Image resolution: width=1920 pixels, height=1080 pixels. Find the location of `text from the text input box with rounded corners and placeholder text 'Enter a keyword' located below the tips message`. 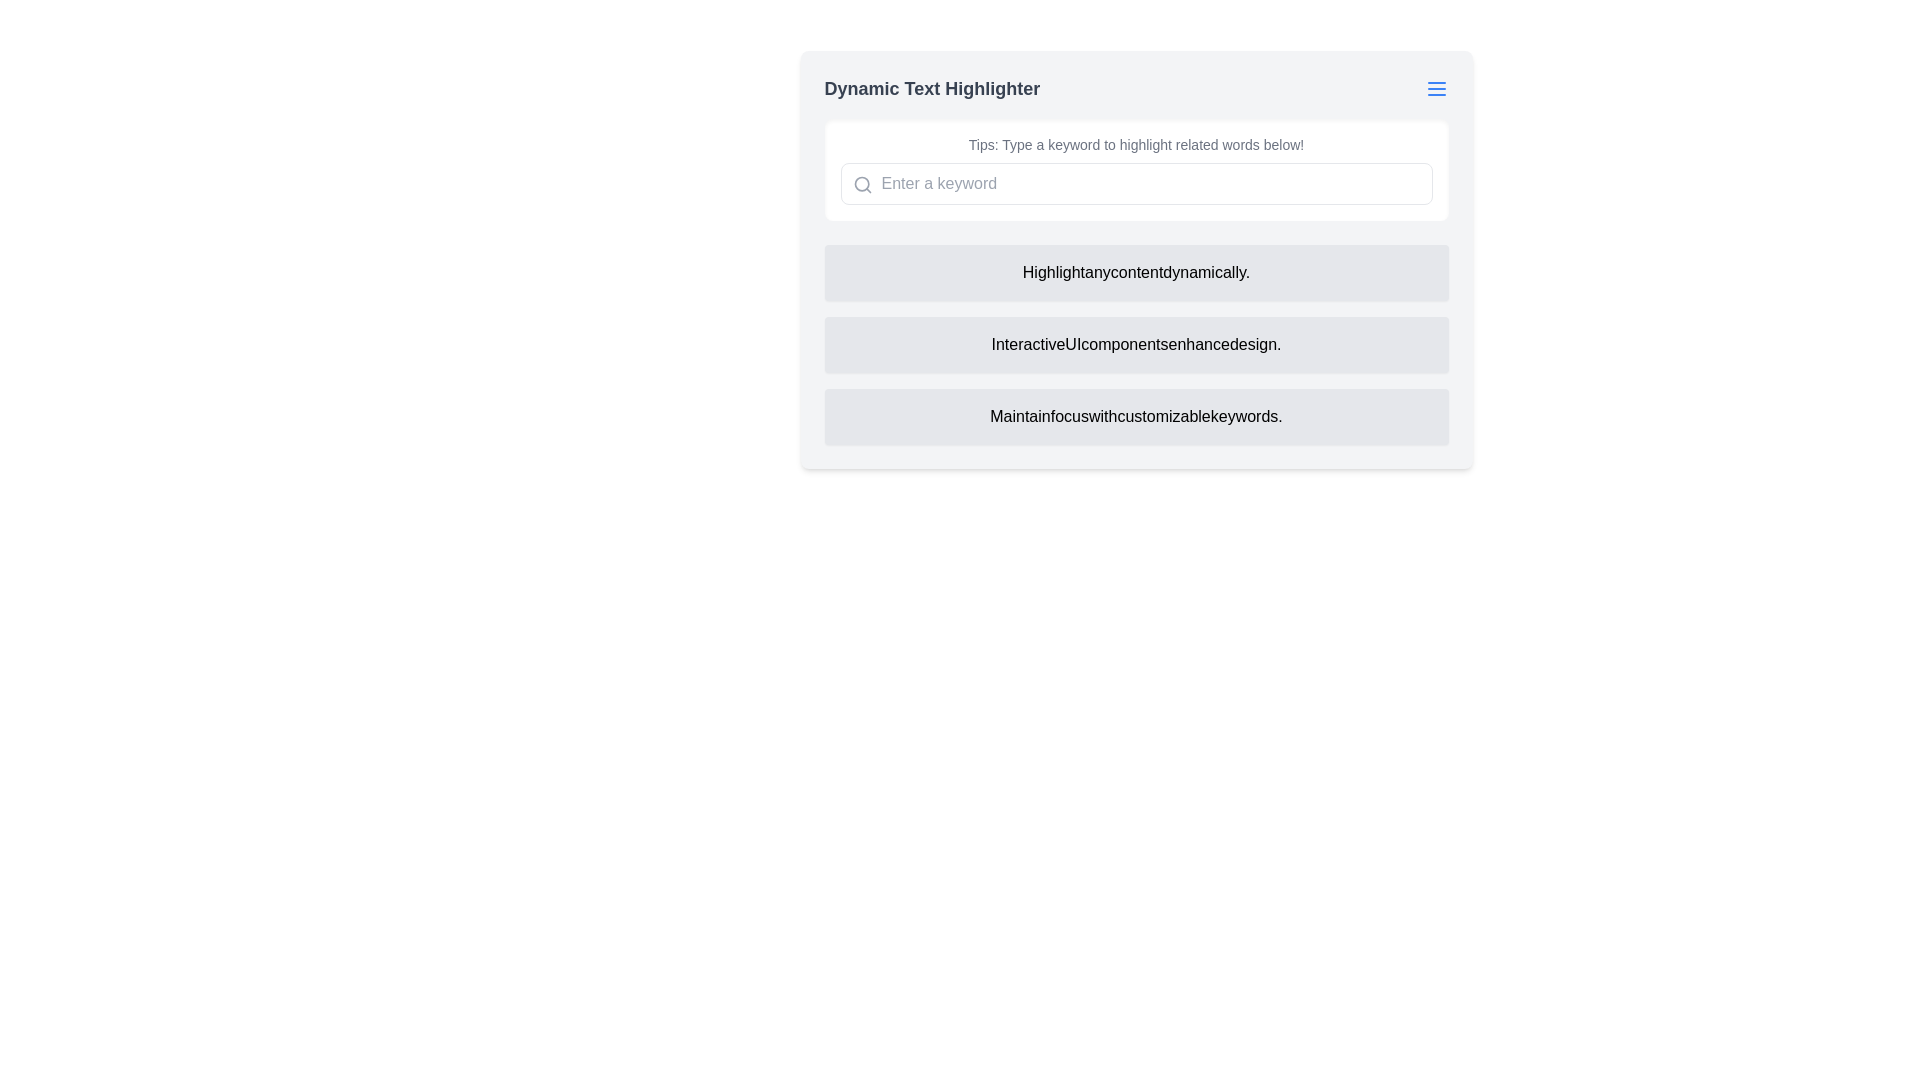

text from the text input box with rounded corners and placeholder text 'Enter a keyword' located below the tips message is located at coordinates (1136, 184).